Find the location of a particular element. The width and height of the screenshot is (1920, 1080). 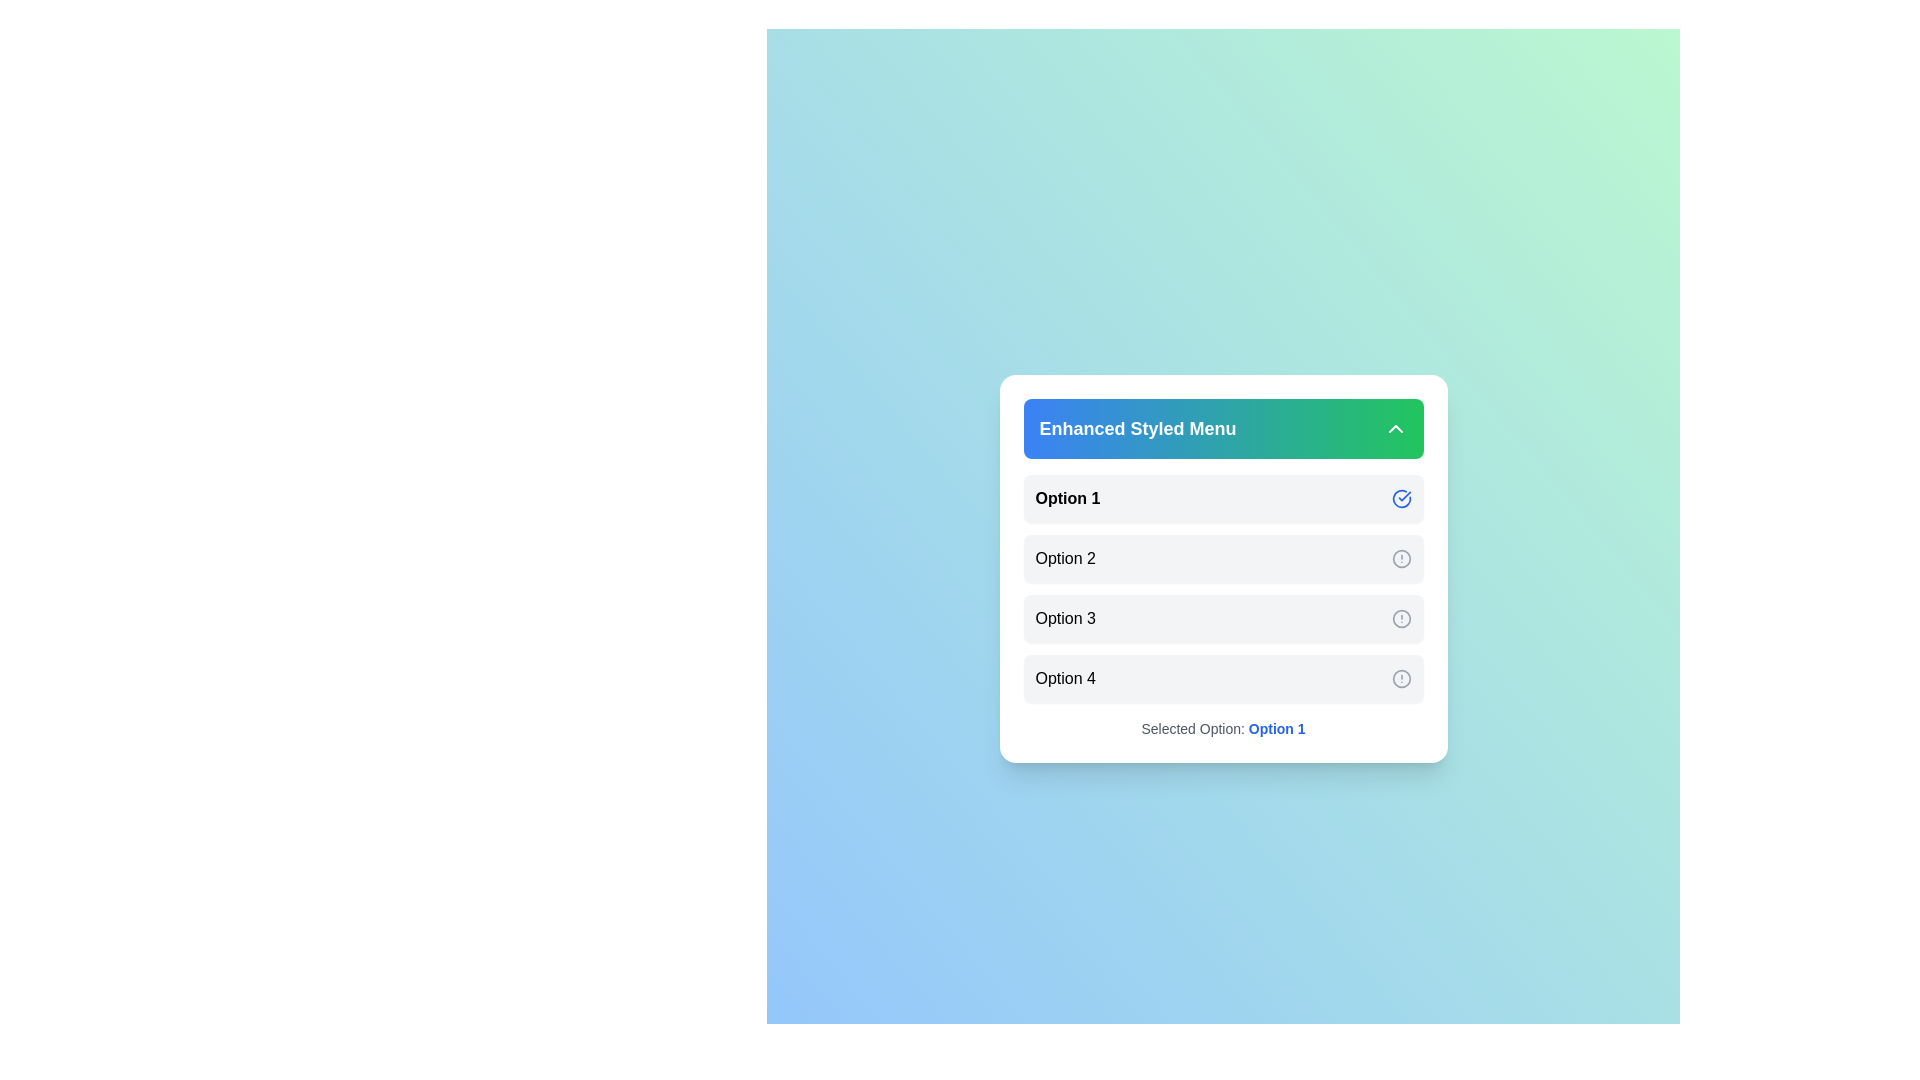

the menu option Option 4 by clicking on it is located at coordinates (1222, 677).